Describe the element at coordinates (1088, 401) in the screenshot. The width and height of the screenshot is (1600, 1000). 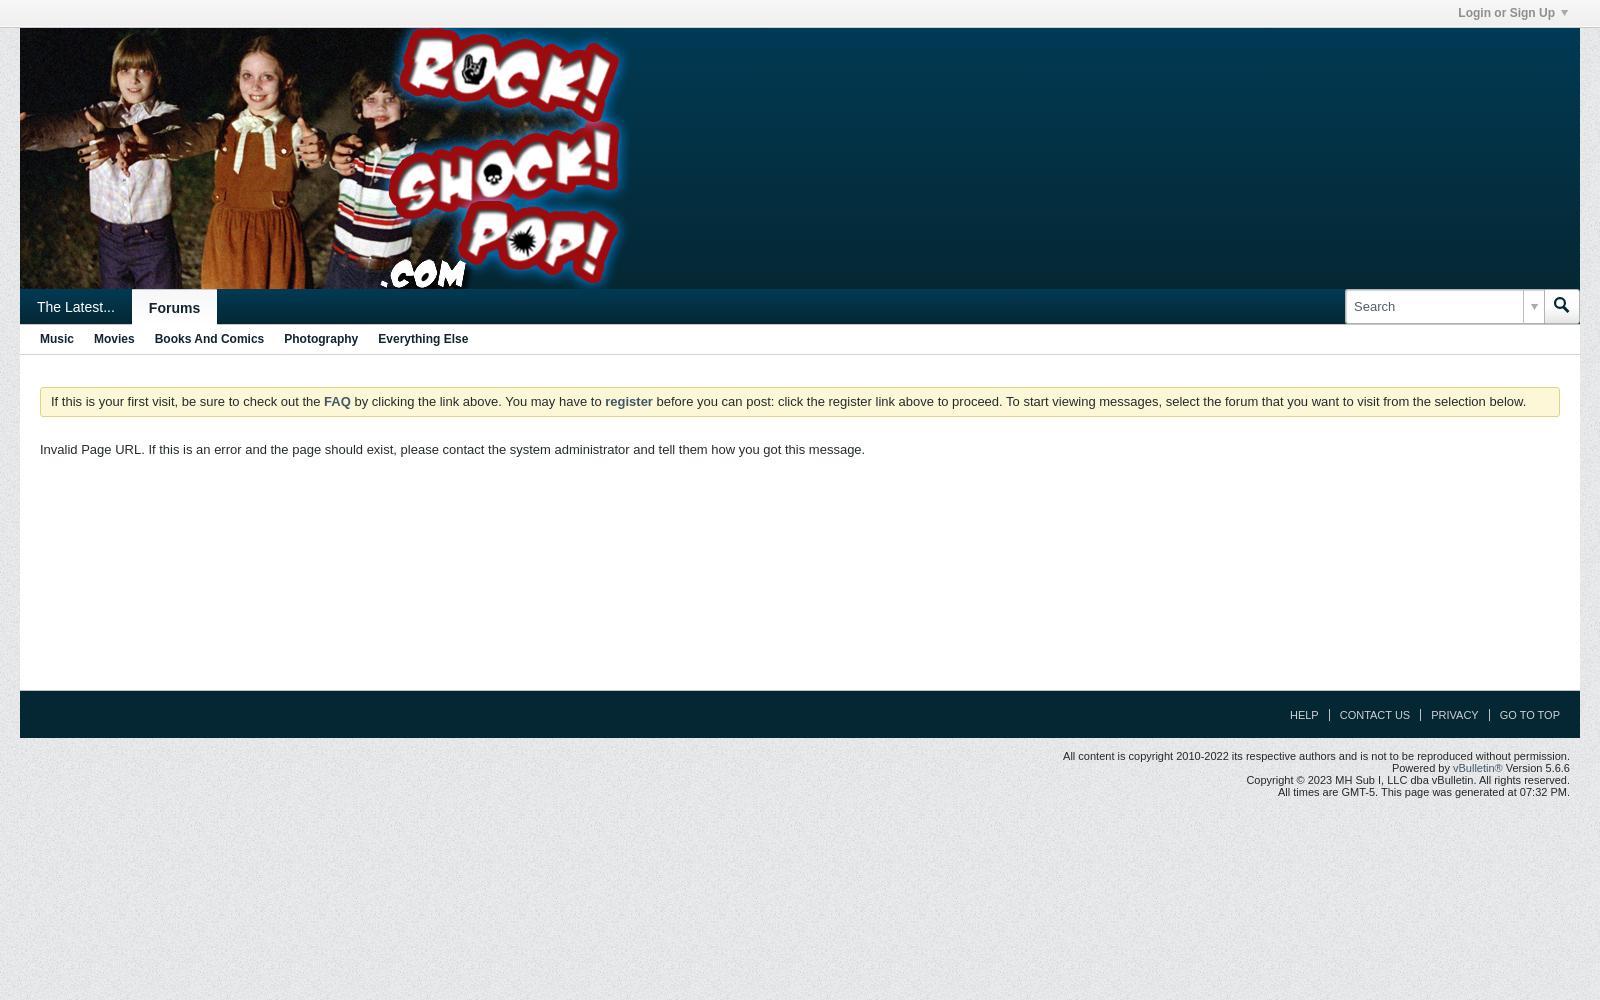
I see `'before you can post: click the register link above to proceed. To start viewing messages,
		select the forum that you want to visit from the selection below.'` at that location.